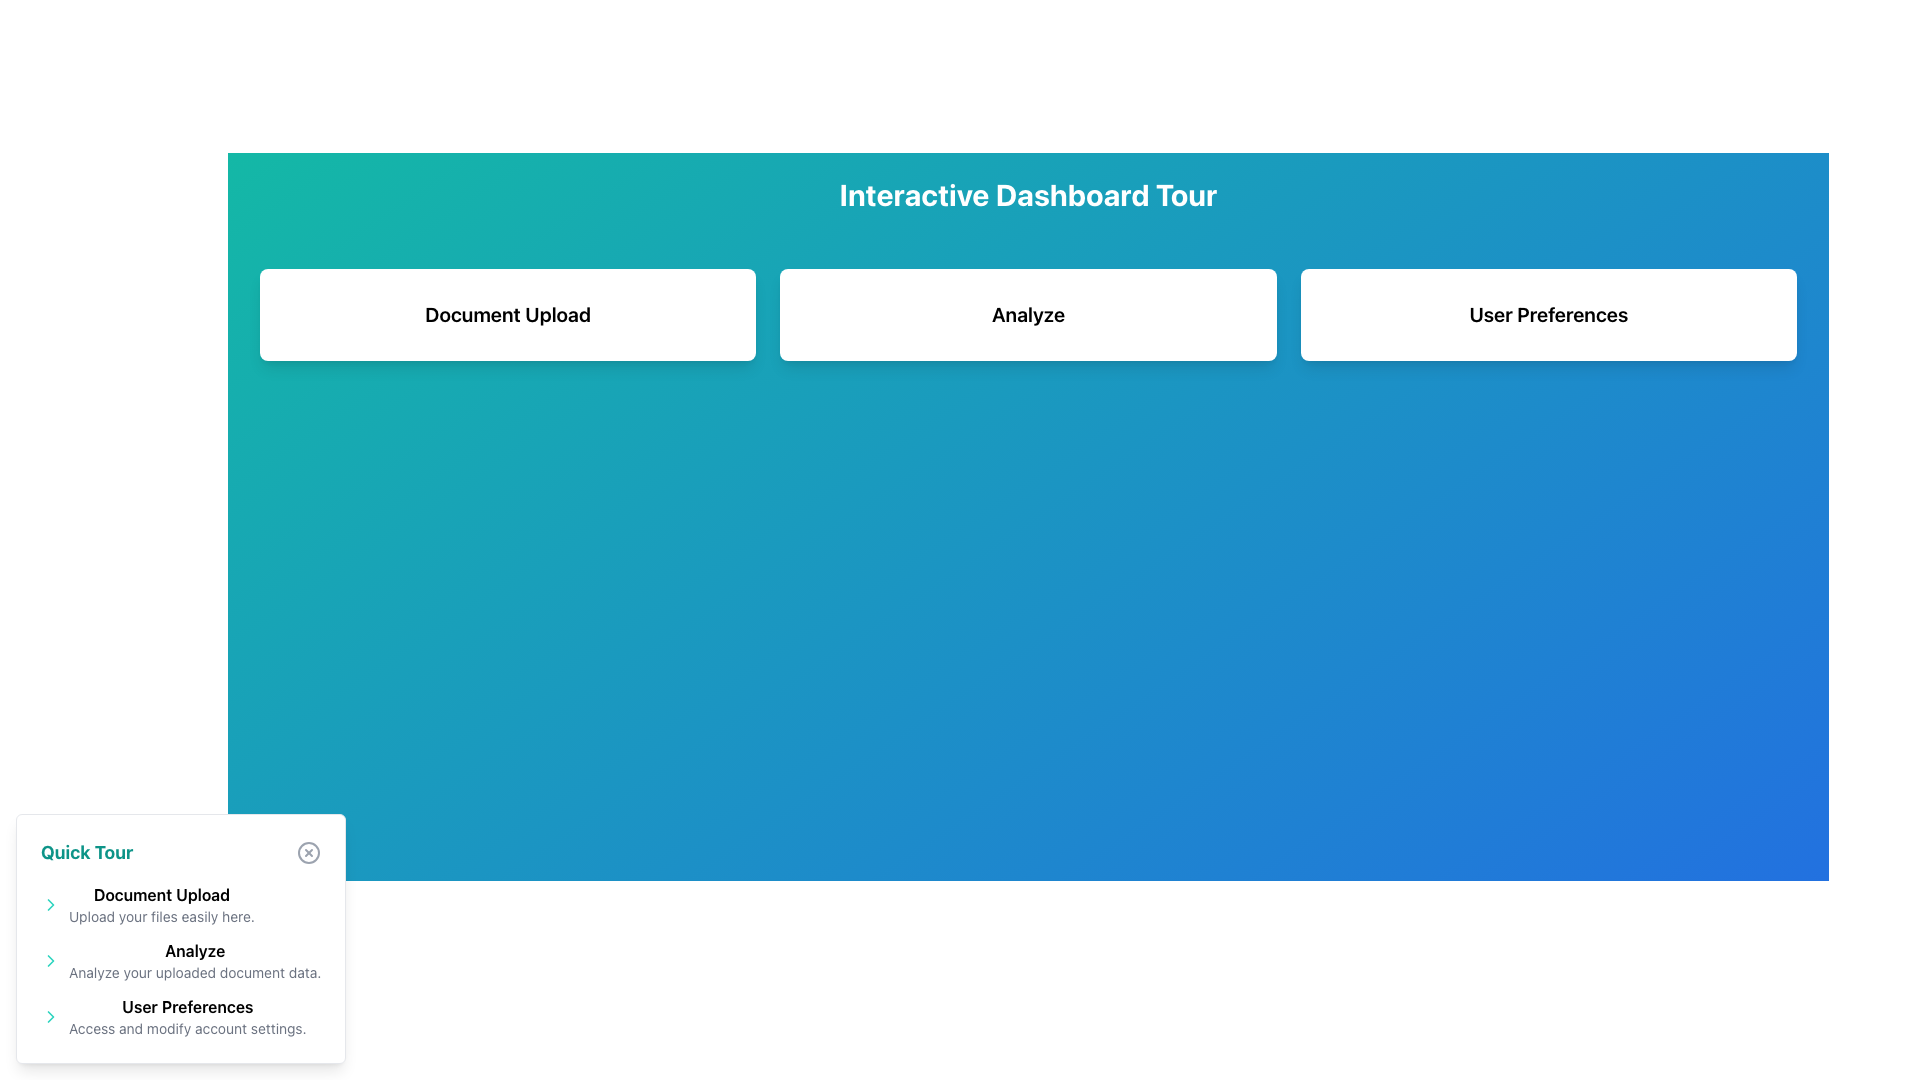  Describe the element at coordinates (181, 1017) in the screenshot. I see `the teal-colored chevron arrow on the 'User Preferences' list item` at that location.